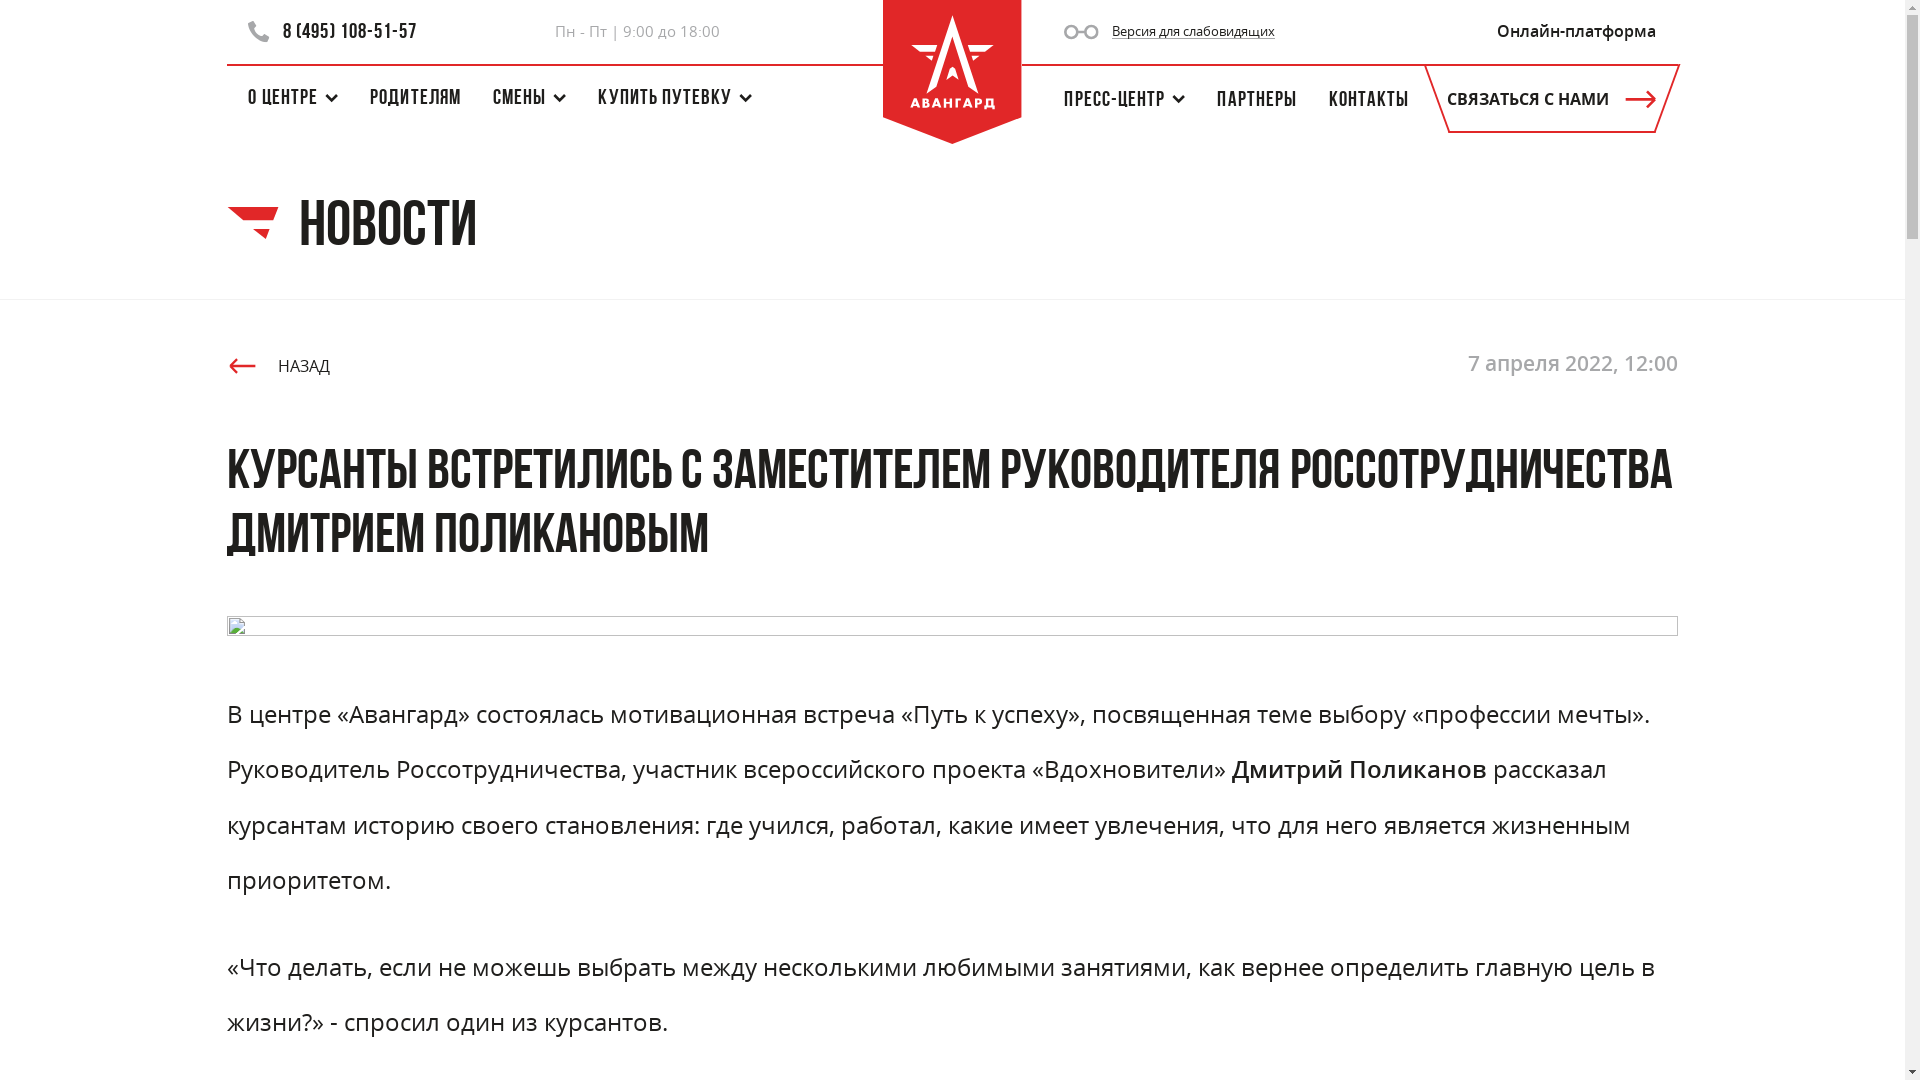  Describe the element at coordinates (332, 31) in the screenshot. I see `'8 (495) 108-51-57'` at that location.